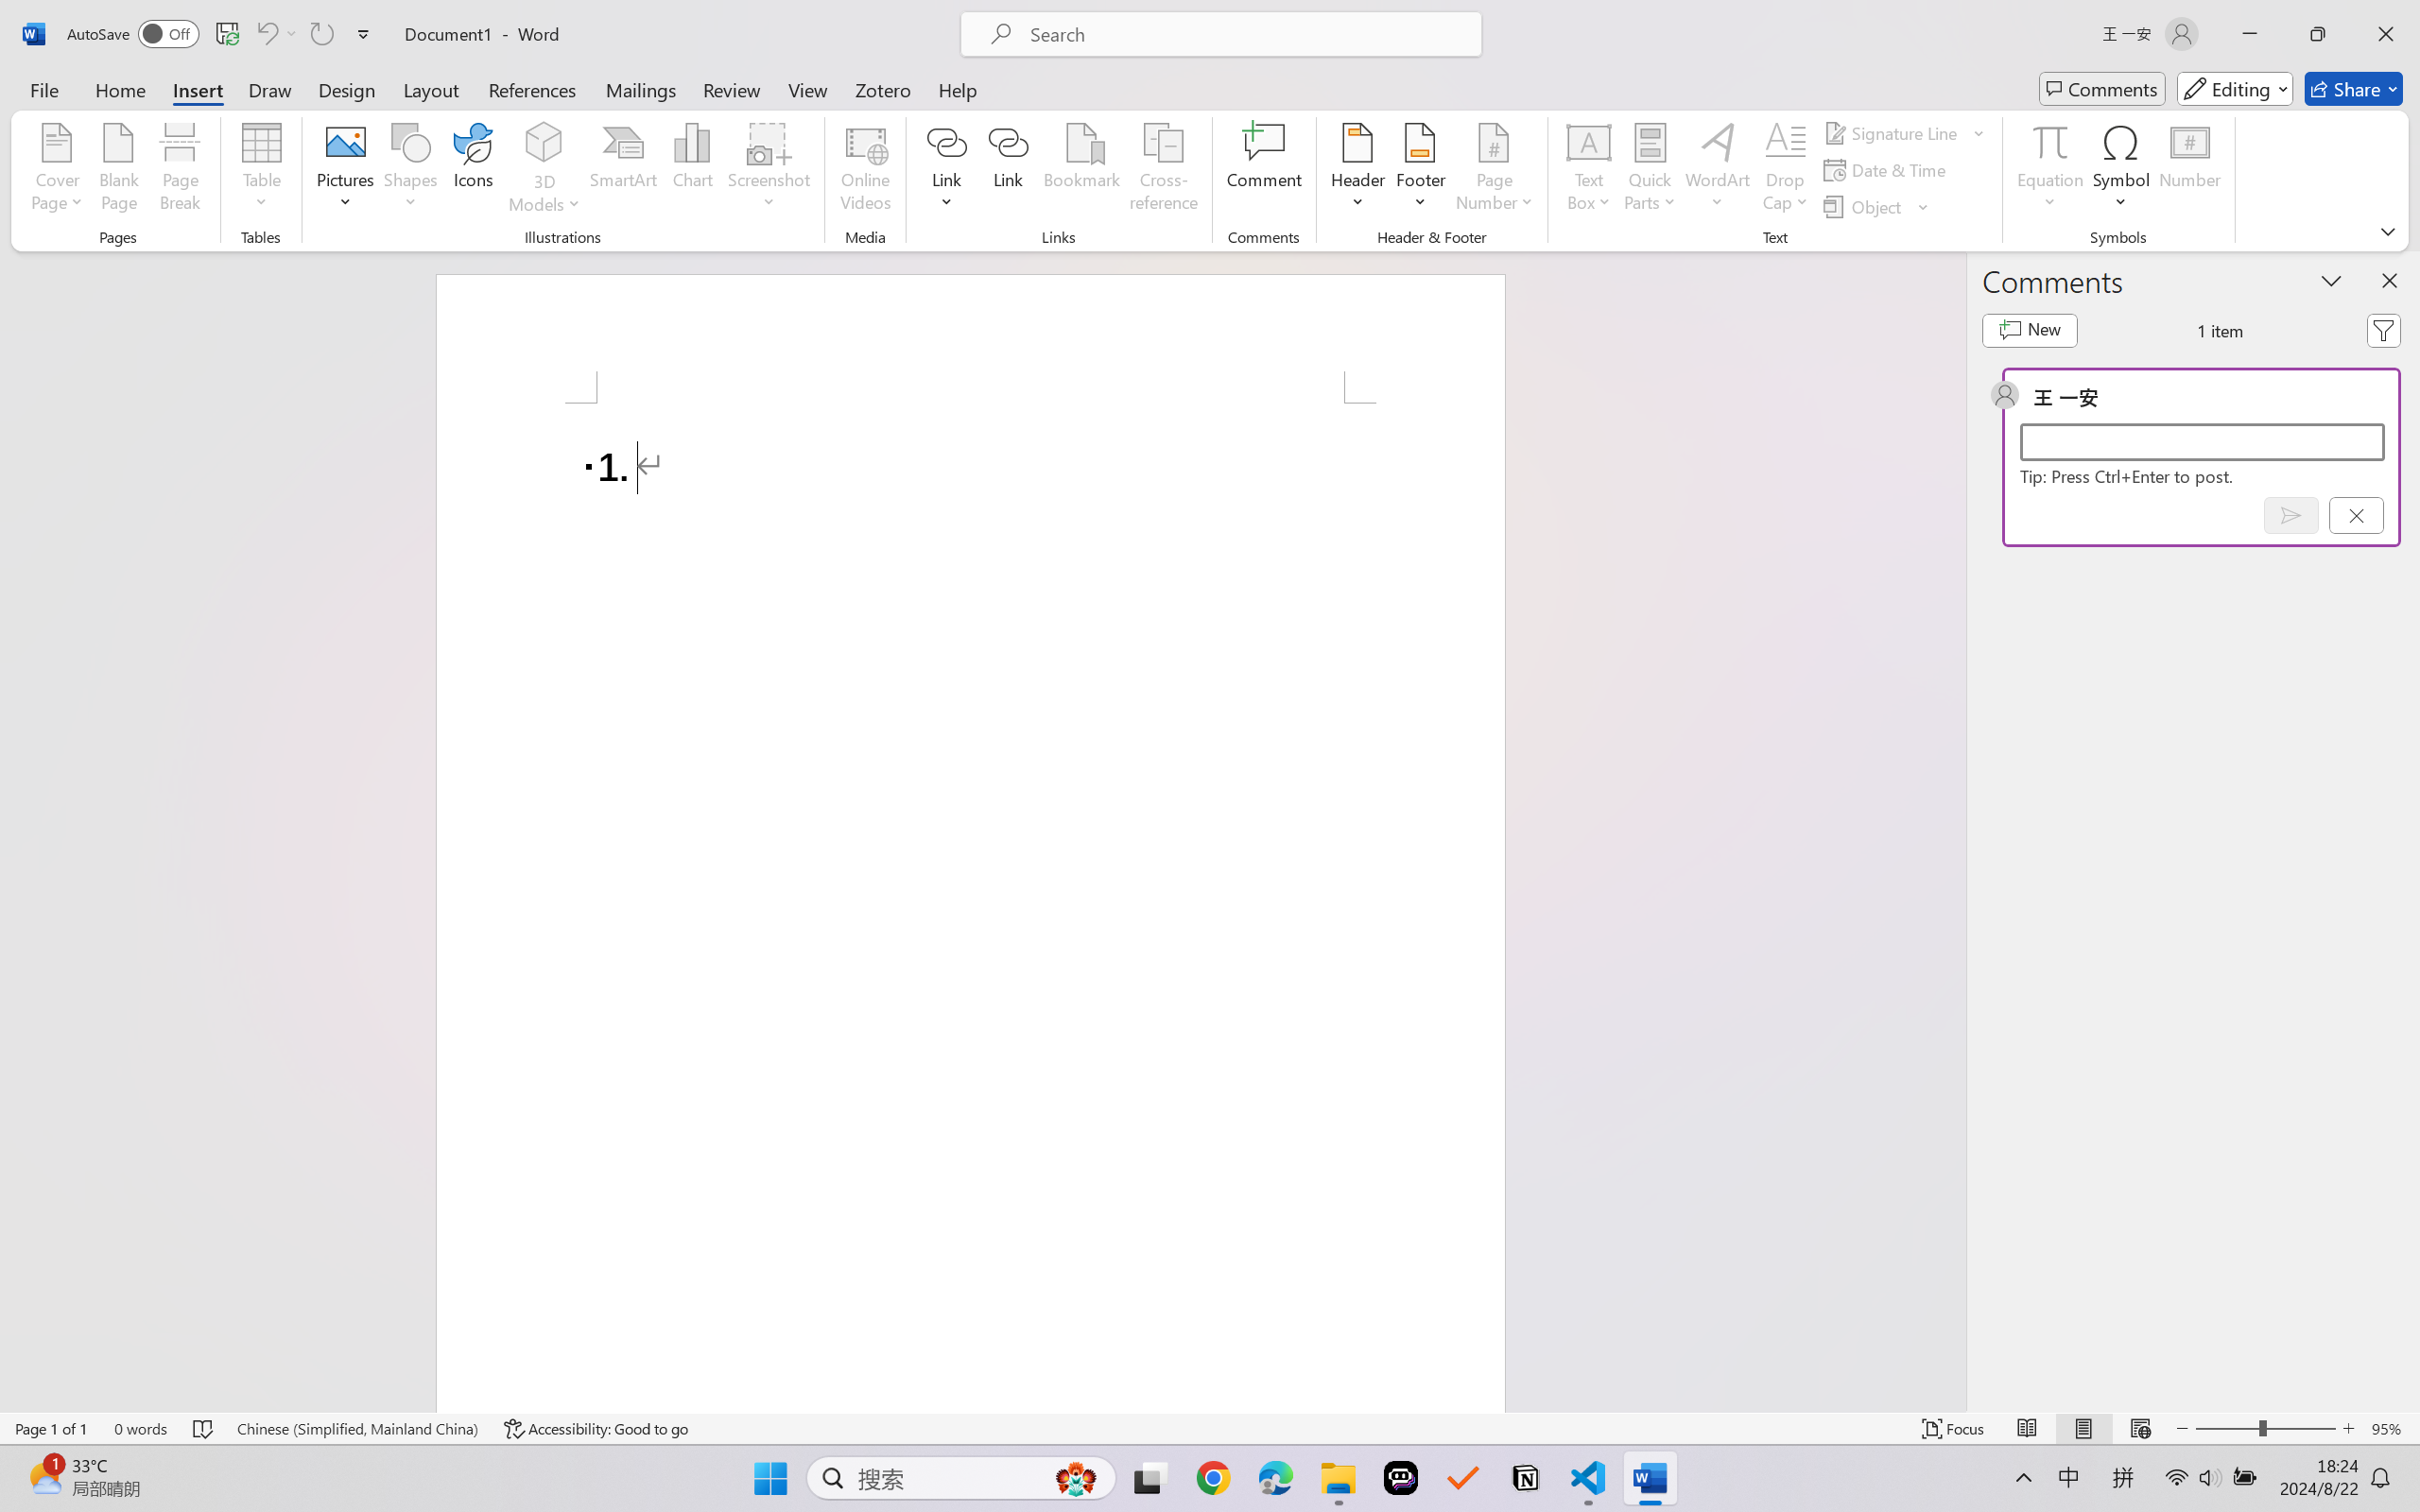 Image resolution: width=2420 pixels, height=1512 pixels. What do you see at coordinates (946, 170) in the screenshot?
I see `'Link'` at bounding box center [946, 170].